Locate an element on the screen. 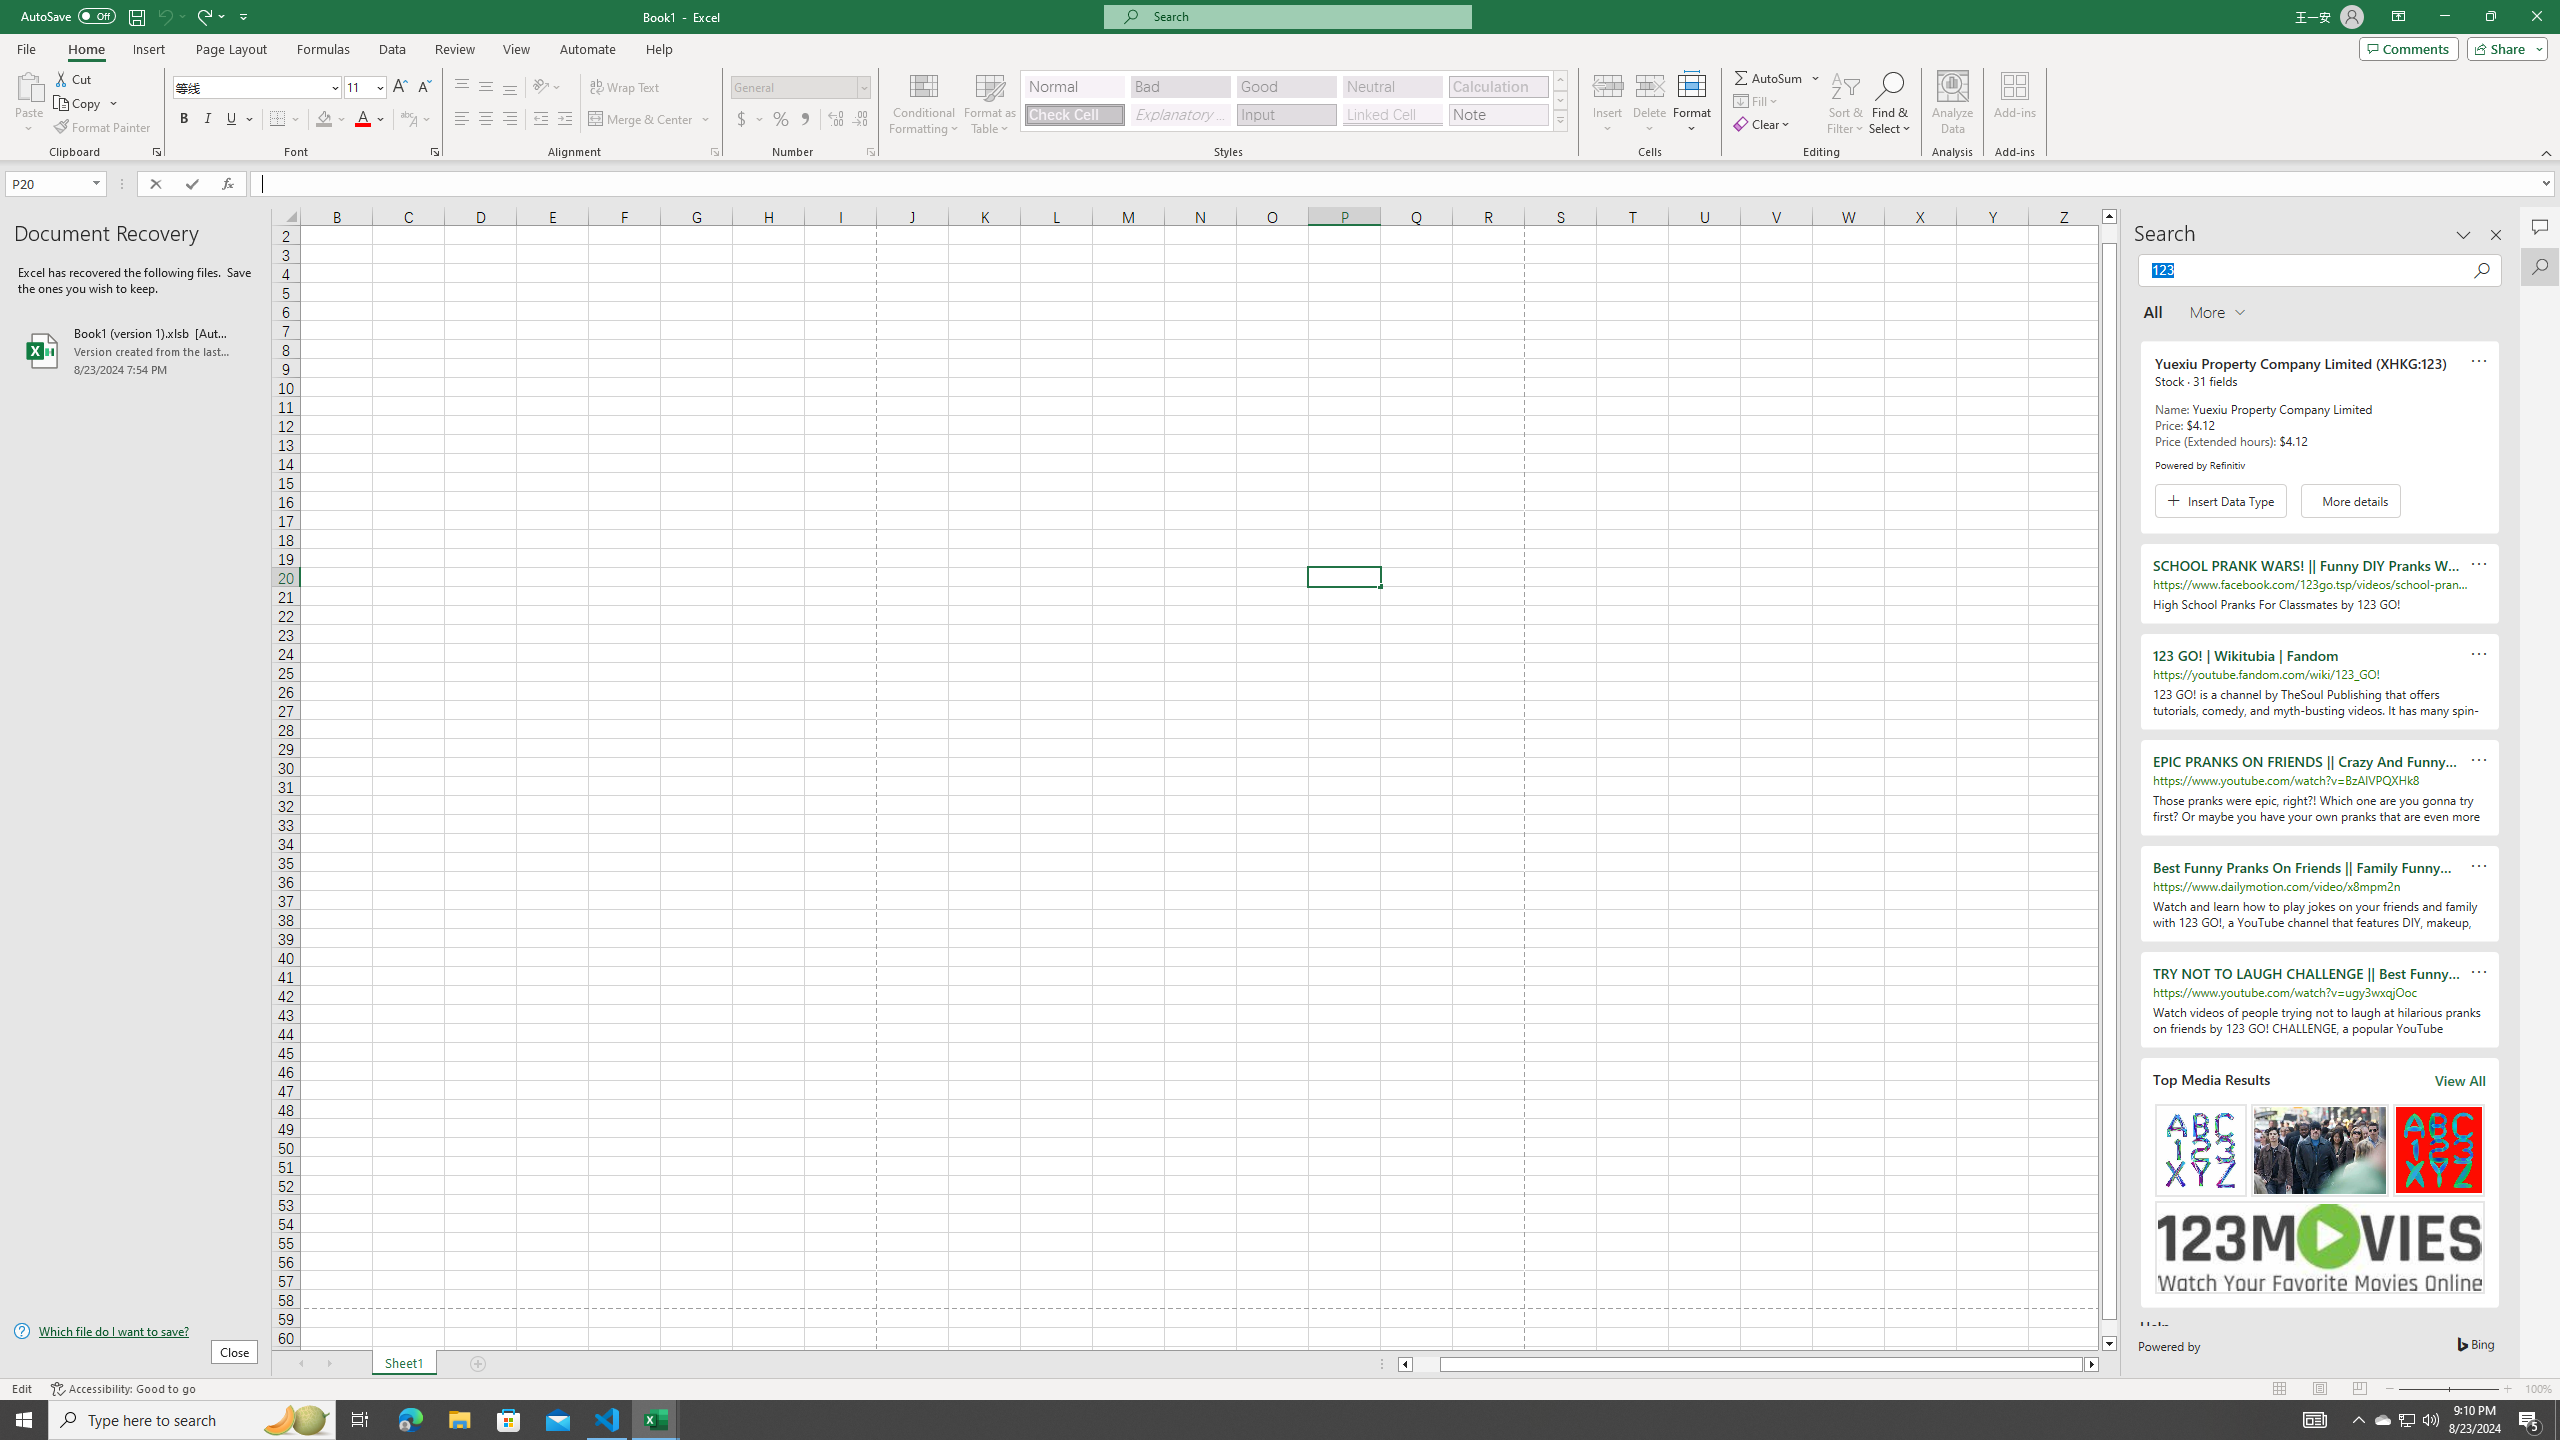 The width and height of the screenshot is (2560, 1440). 'Top Align' is located at coordinates (461, 87).